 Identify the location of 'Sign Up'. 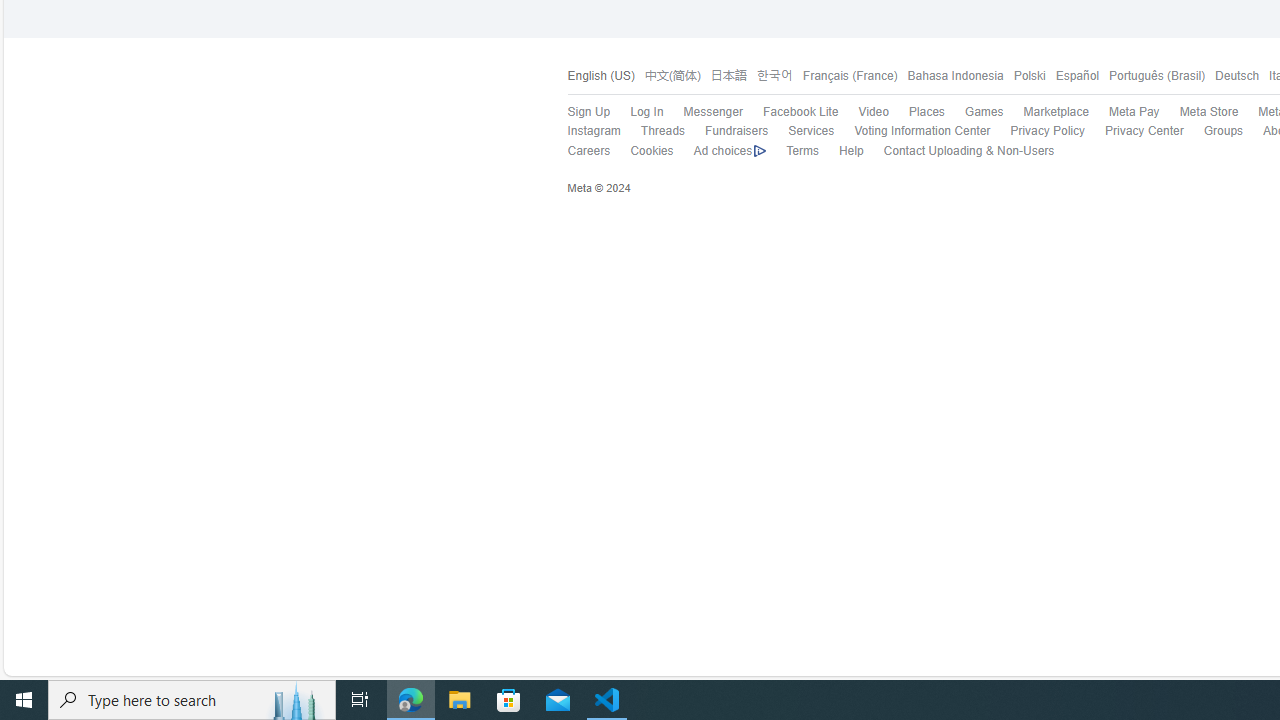
(577, 113).